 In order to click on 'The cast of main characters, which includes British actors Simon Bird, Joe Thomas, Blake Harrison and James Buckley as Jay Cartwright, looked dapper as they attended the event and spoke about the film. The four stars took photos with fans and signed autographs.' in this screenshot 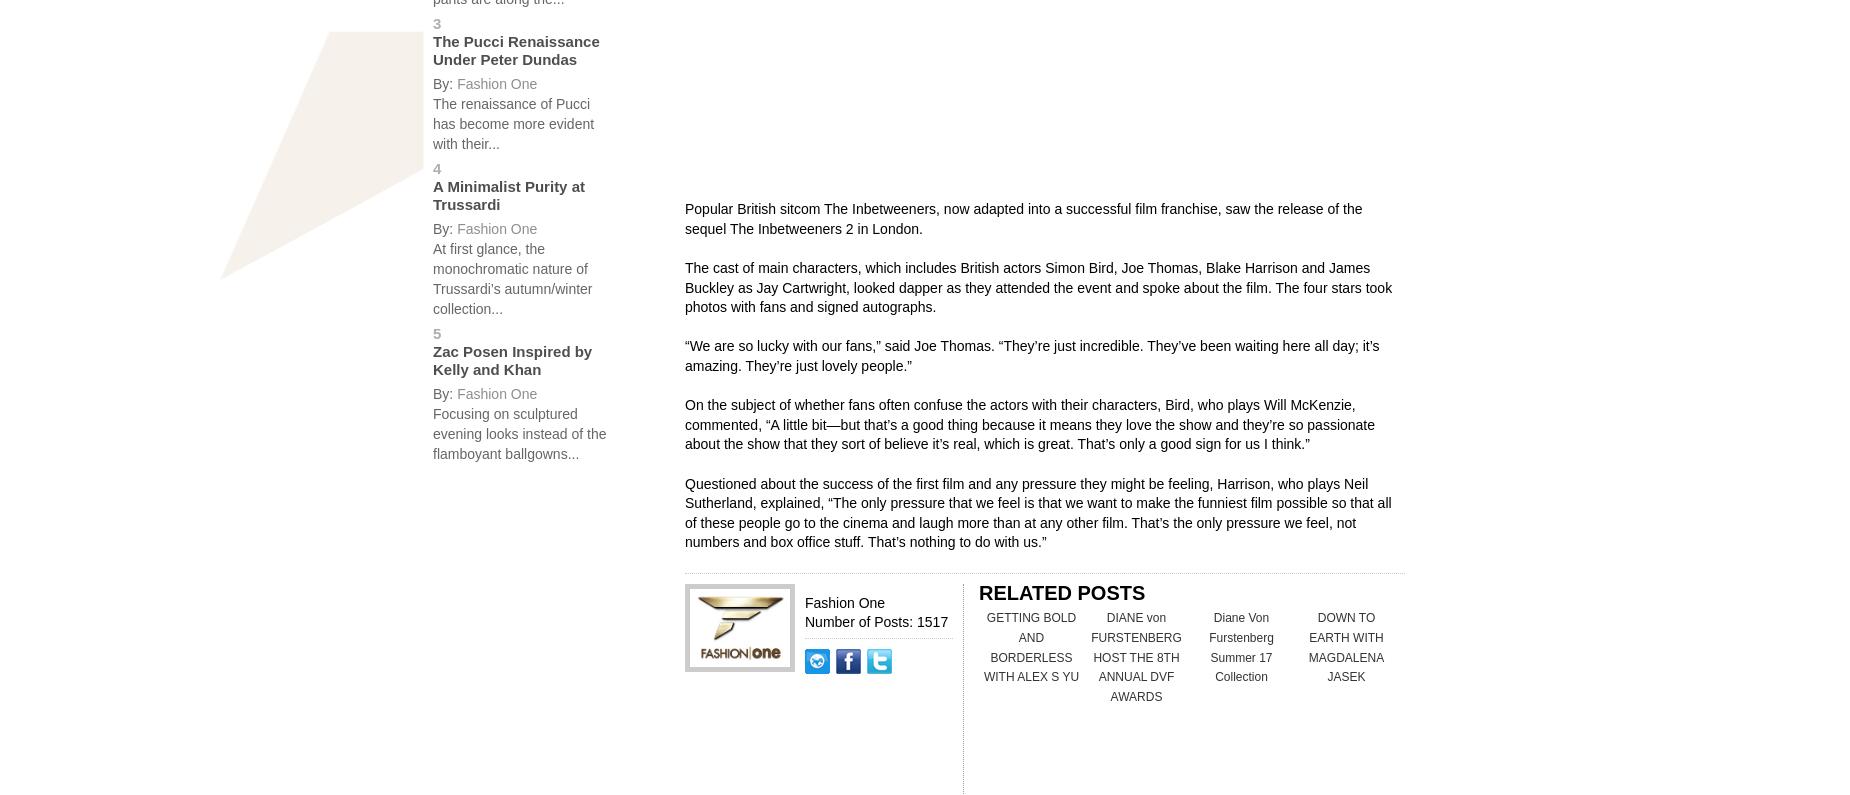, I will do `click(685, 286)`.